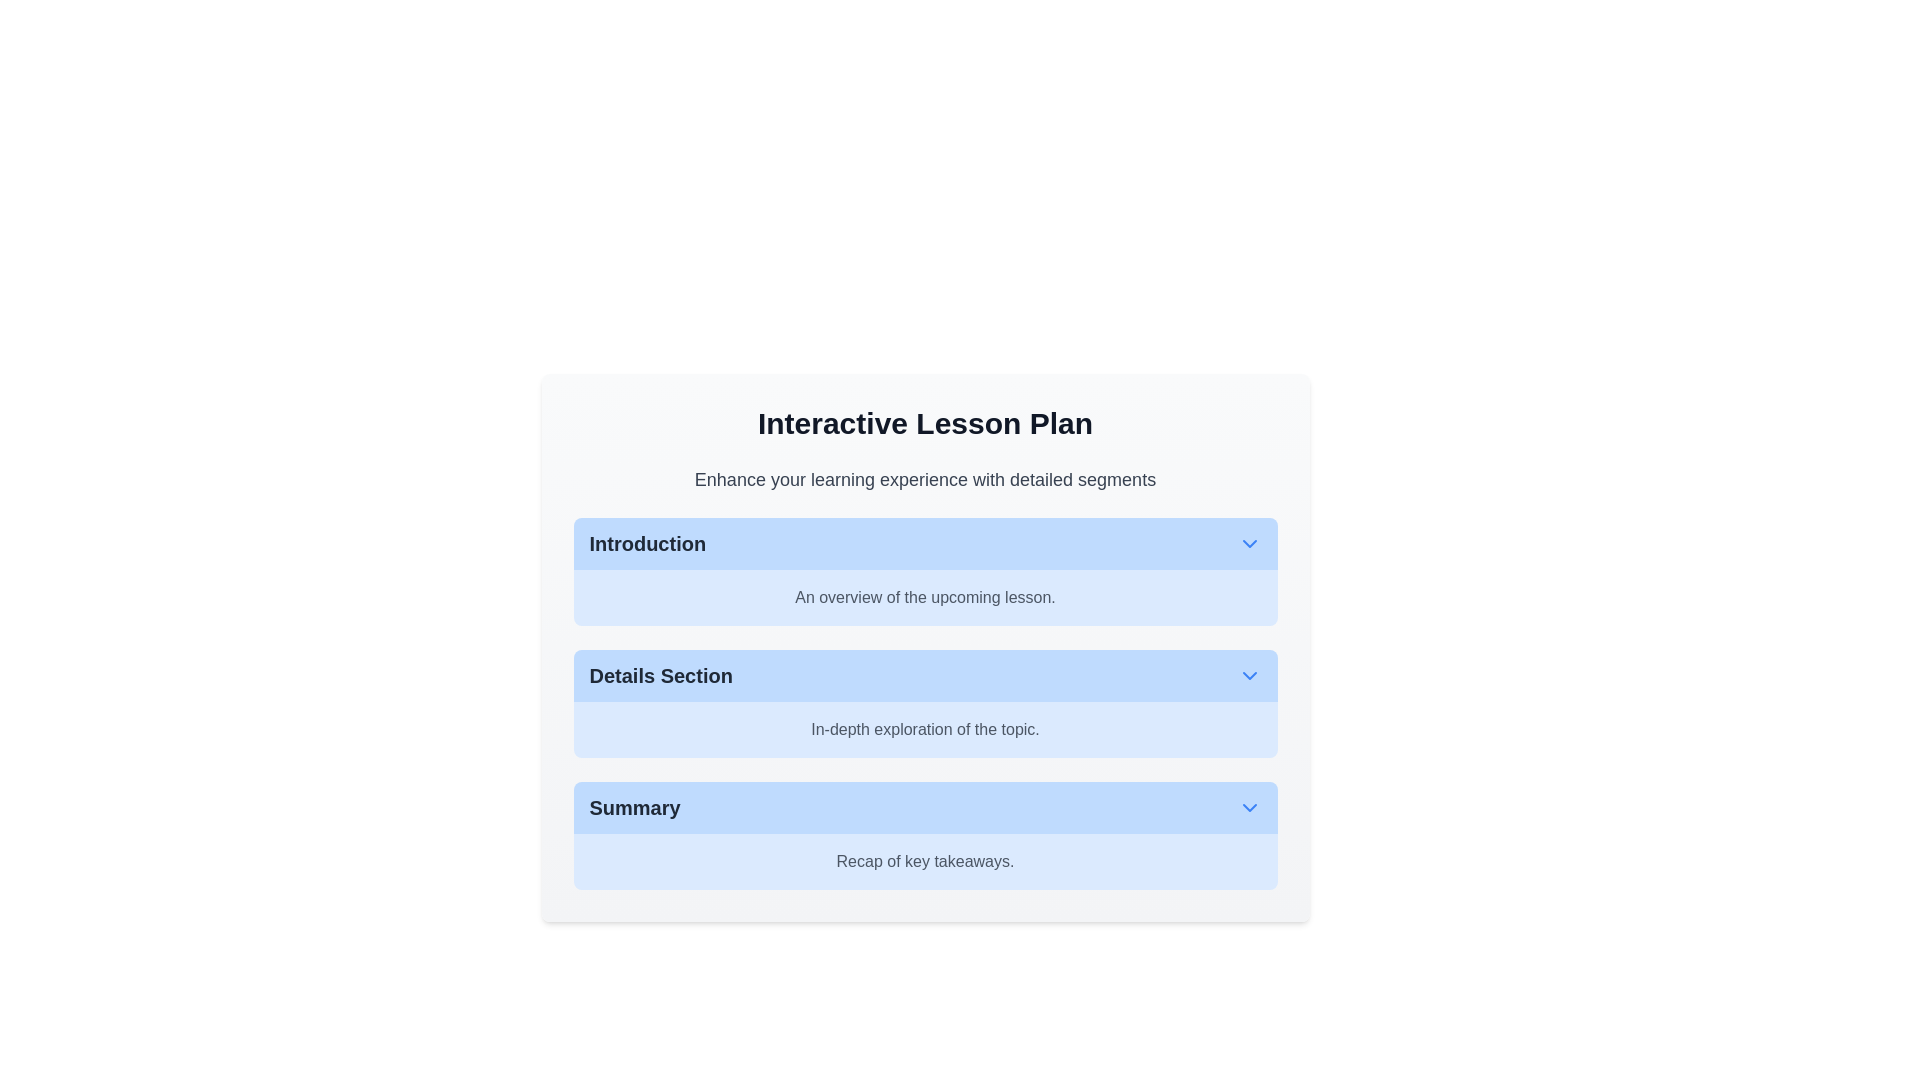  I want to click on the toggle icon located on the far right side of the 'Introduction' section header, so click(1248, 543).